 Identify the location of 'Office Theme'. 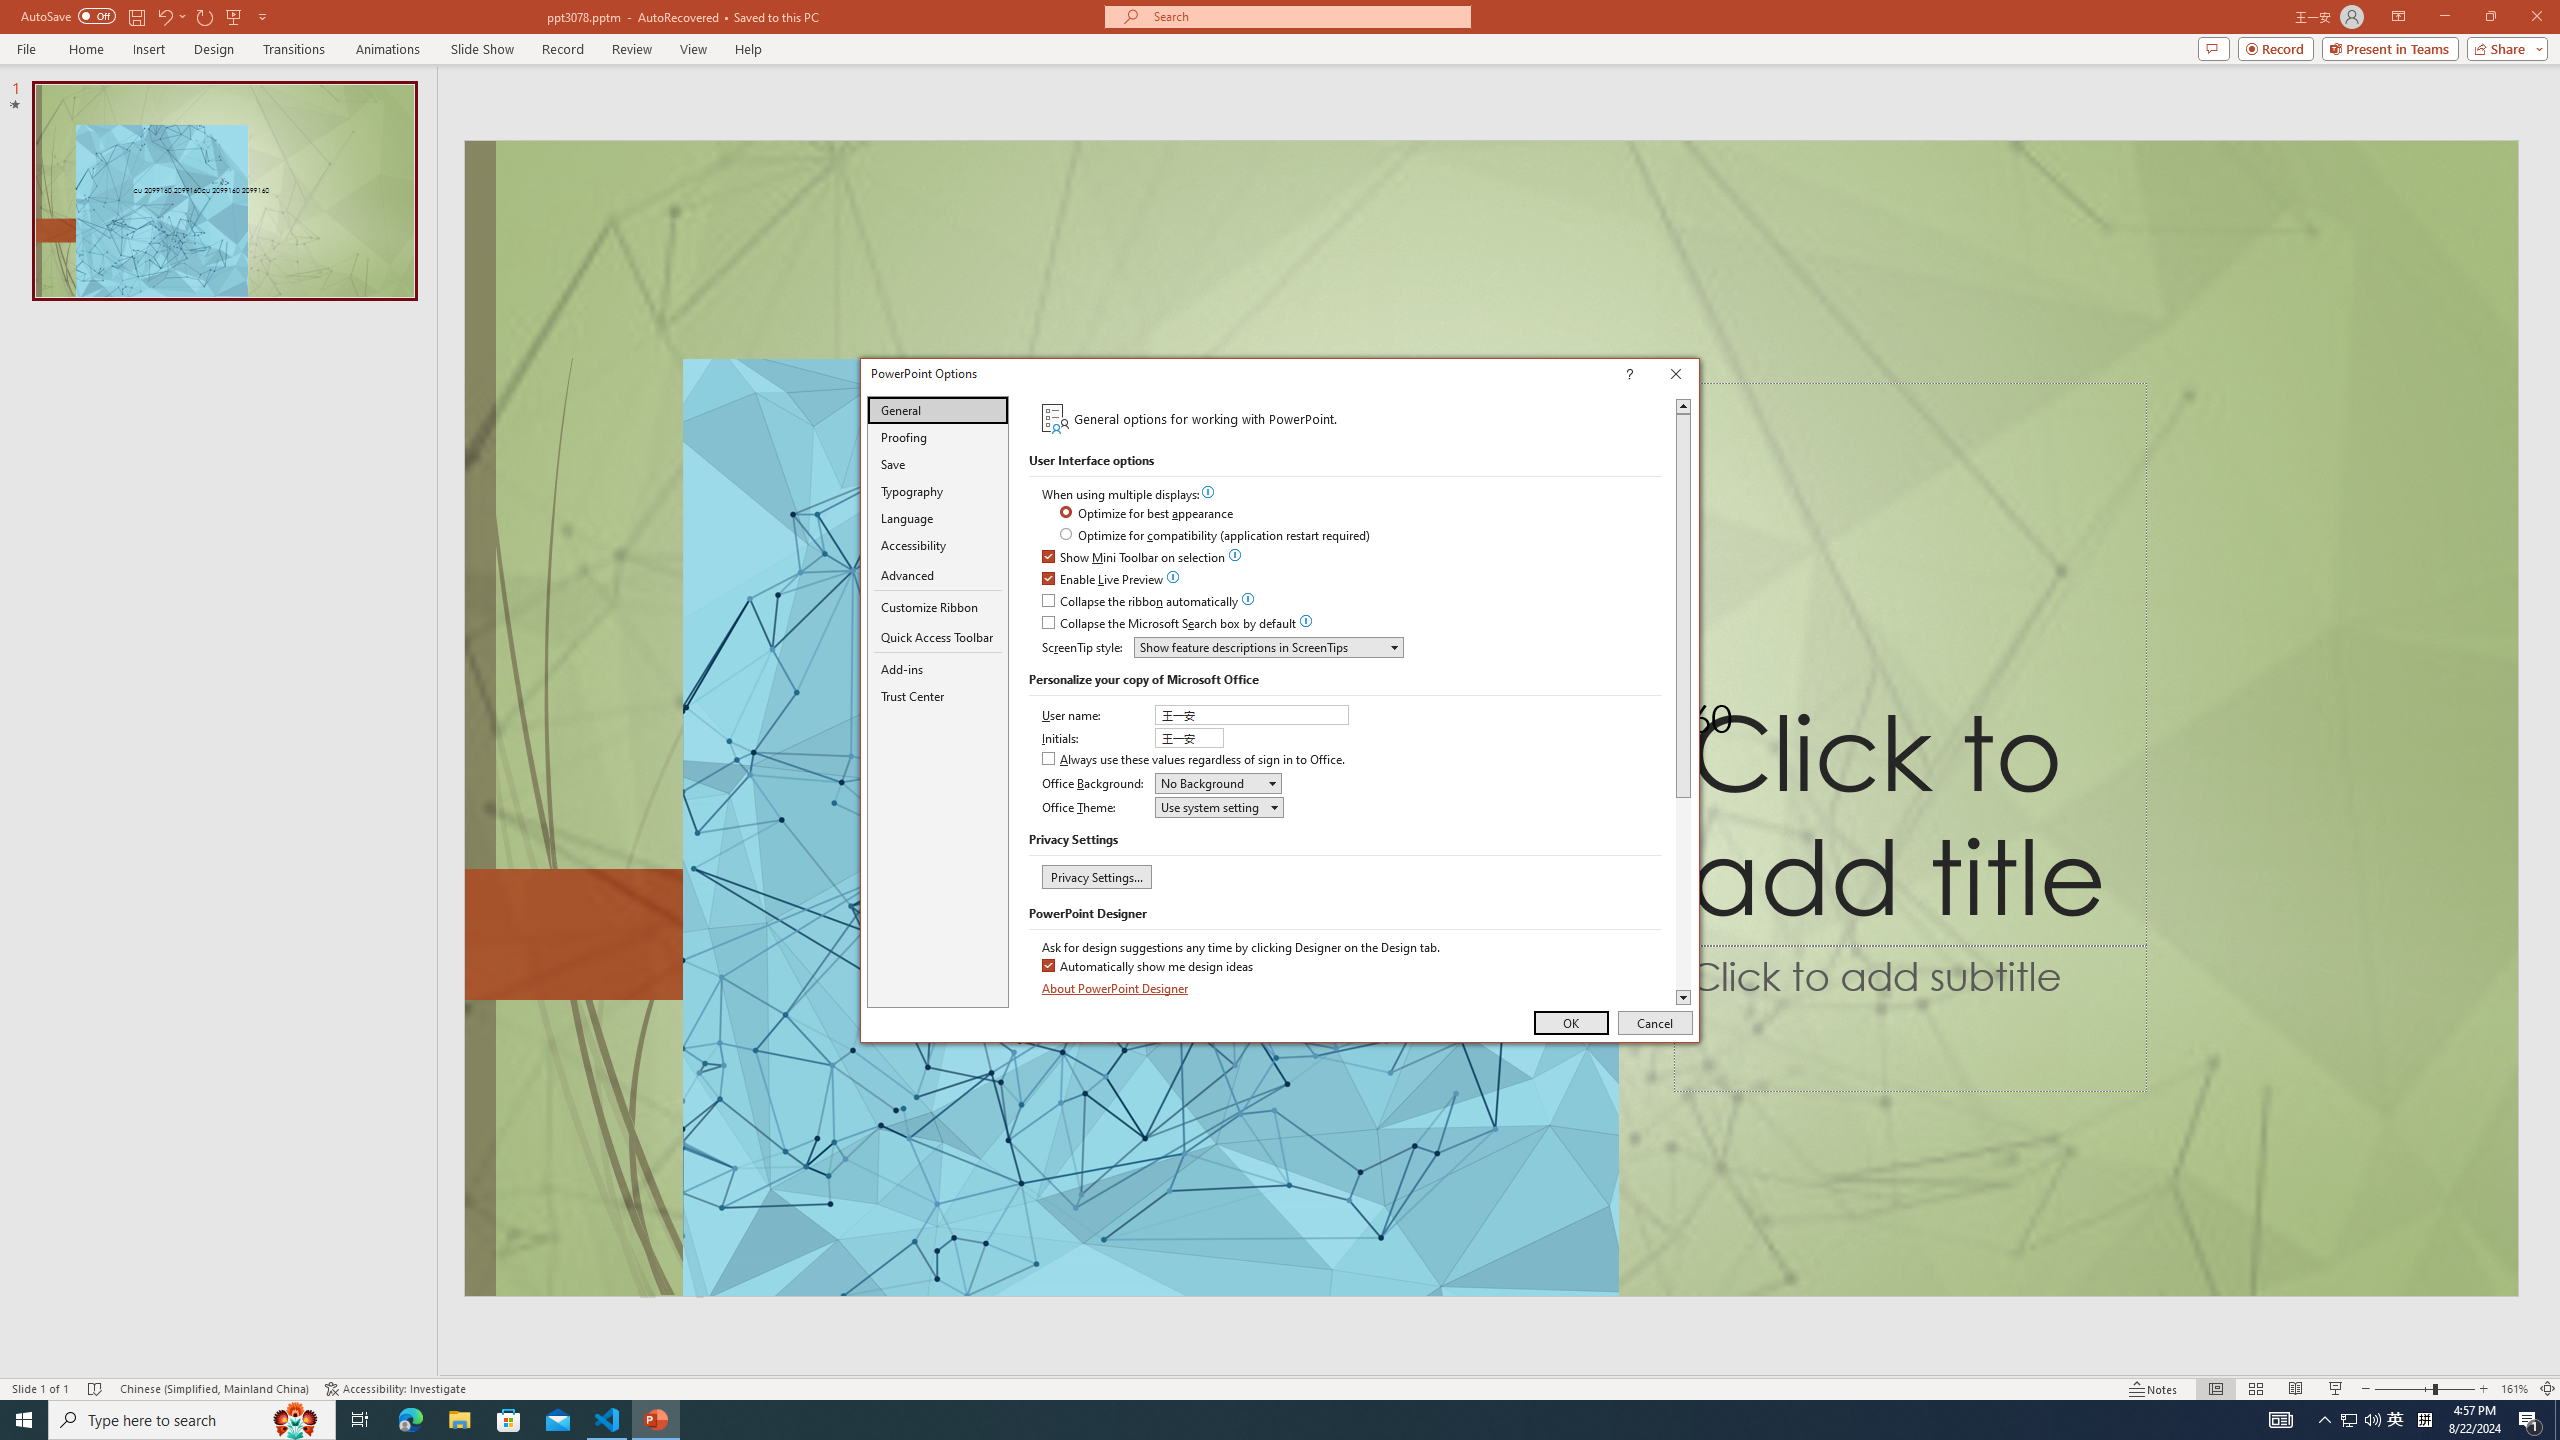
(1218, 807).